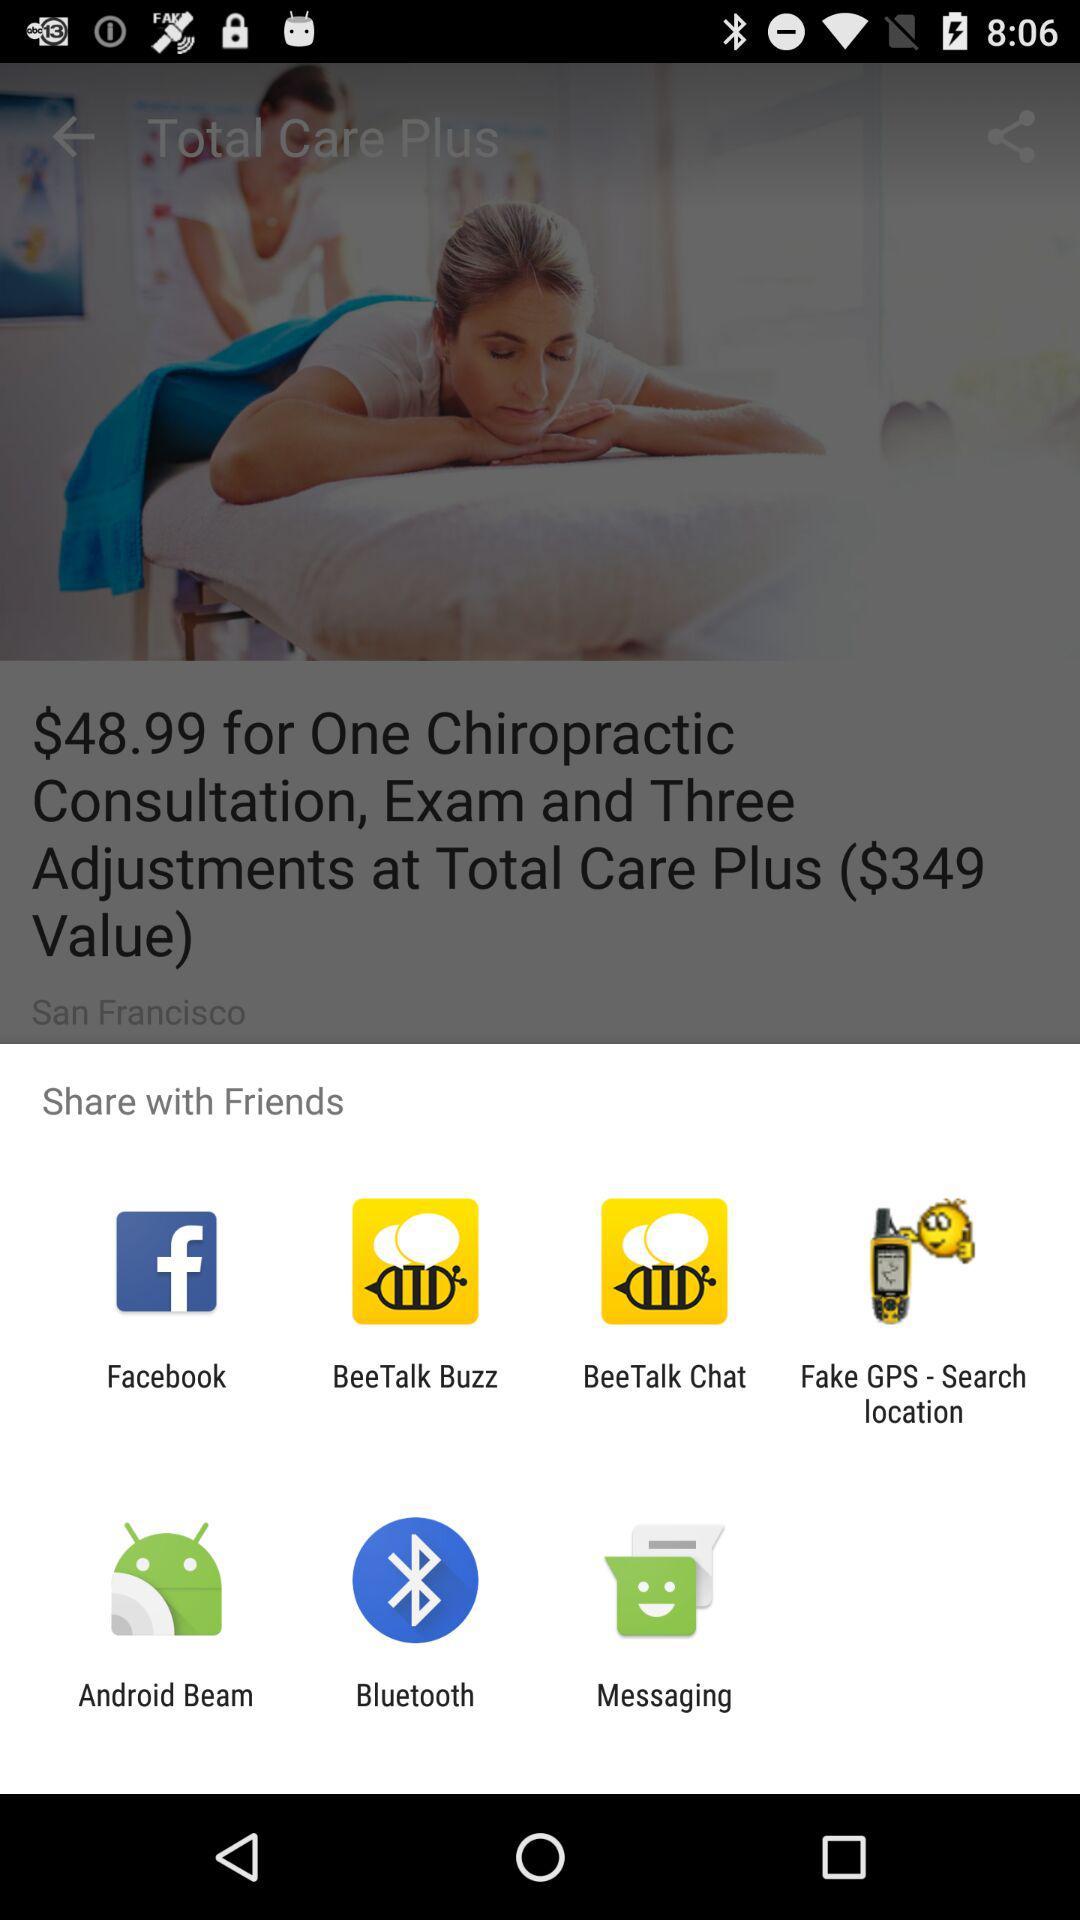 Image resolution: width=1080 pixels, height=1920 pixels. Describe the element at coordinates (165, 1392) in the screenshot. I see `the item to the left of beetalk buzz app` at that location.